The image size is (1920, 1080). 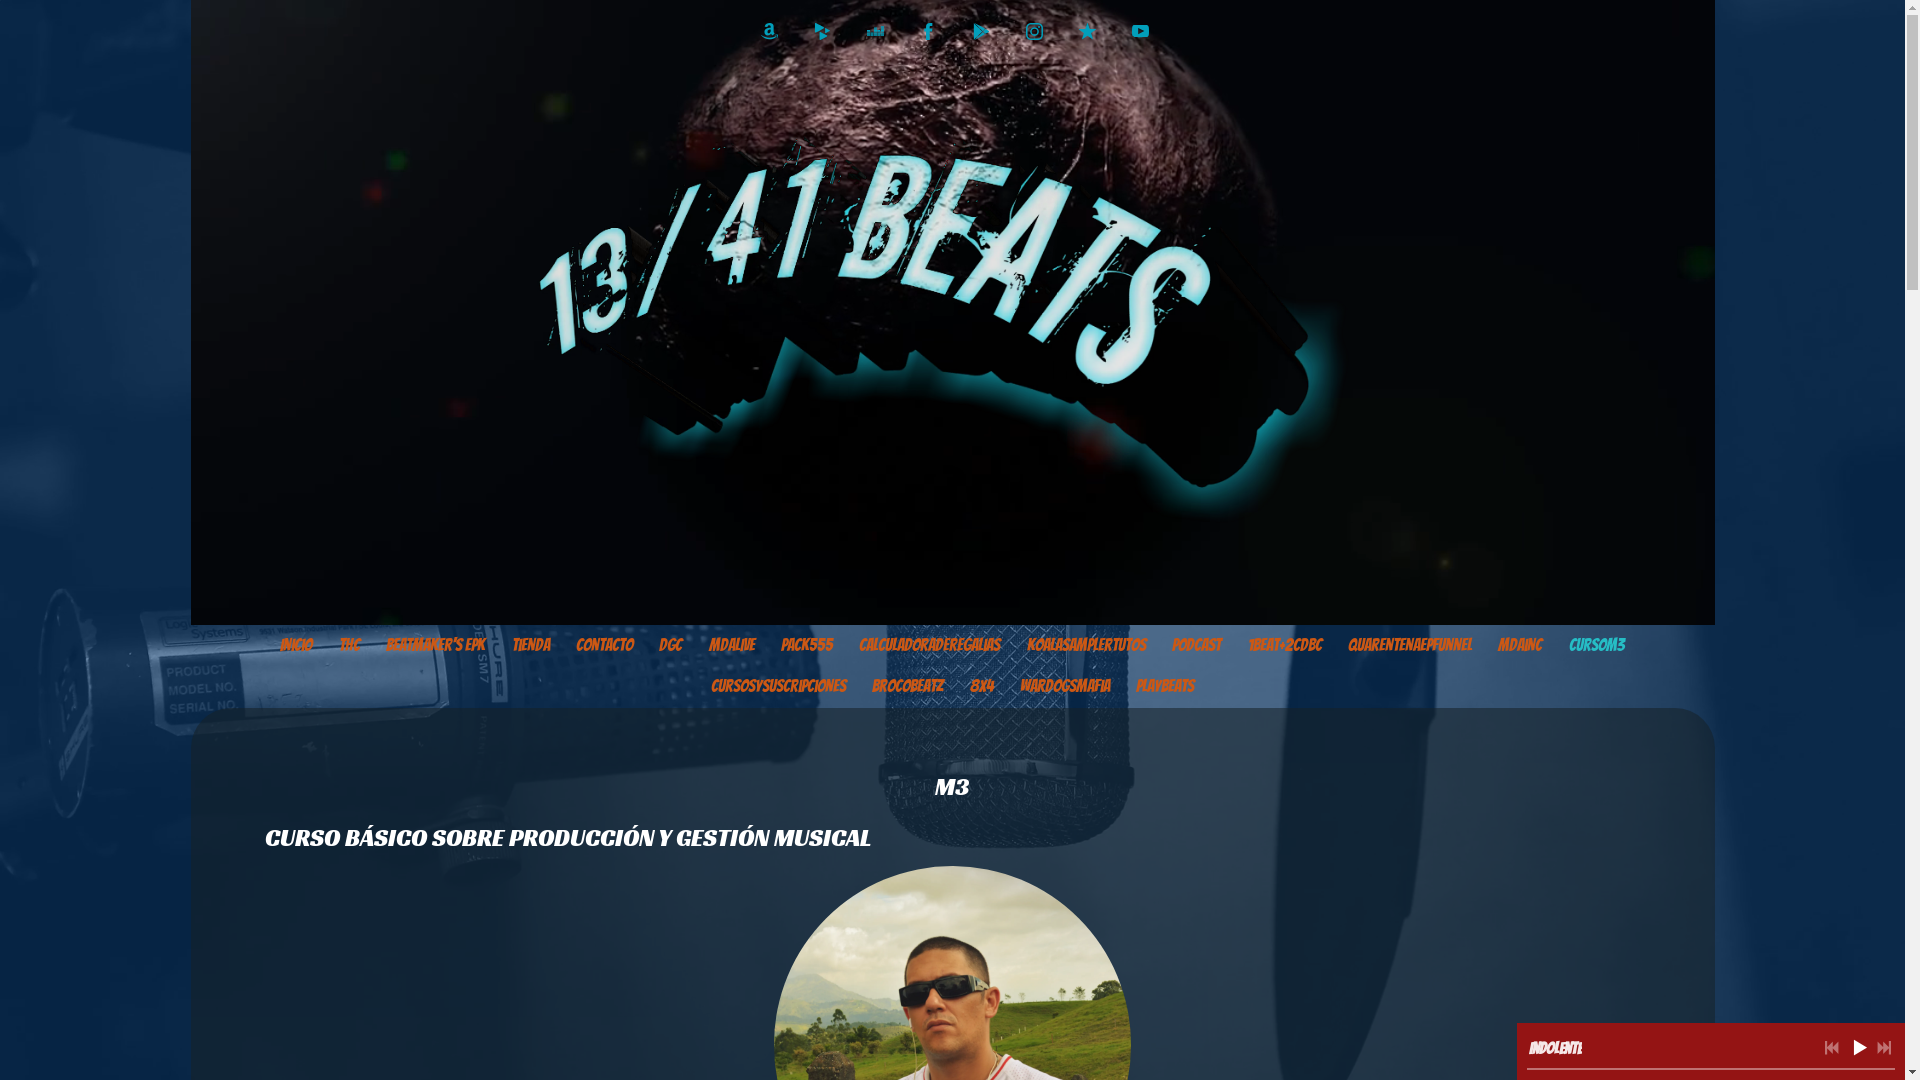 What do you see at coordinates (1140, 31) in the screenshot?
I see `'https://www.youtube.com/Kabster1341'` at bounding box center [1140, 31].